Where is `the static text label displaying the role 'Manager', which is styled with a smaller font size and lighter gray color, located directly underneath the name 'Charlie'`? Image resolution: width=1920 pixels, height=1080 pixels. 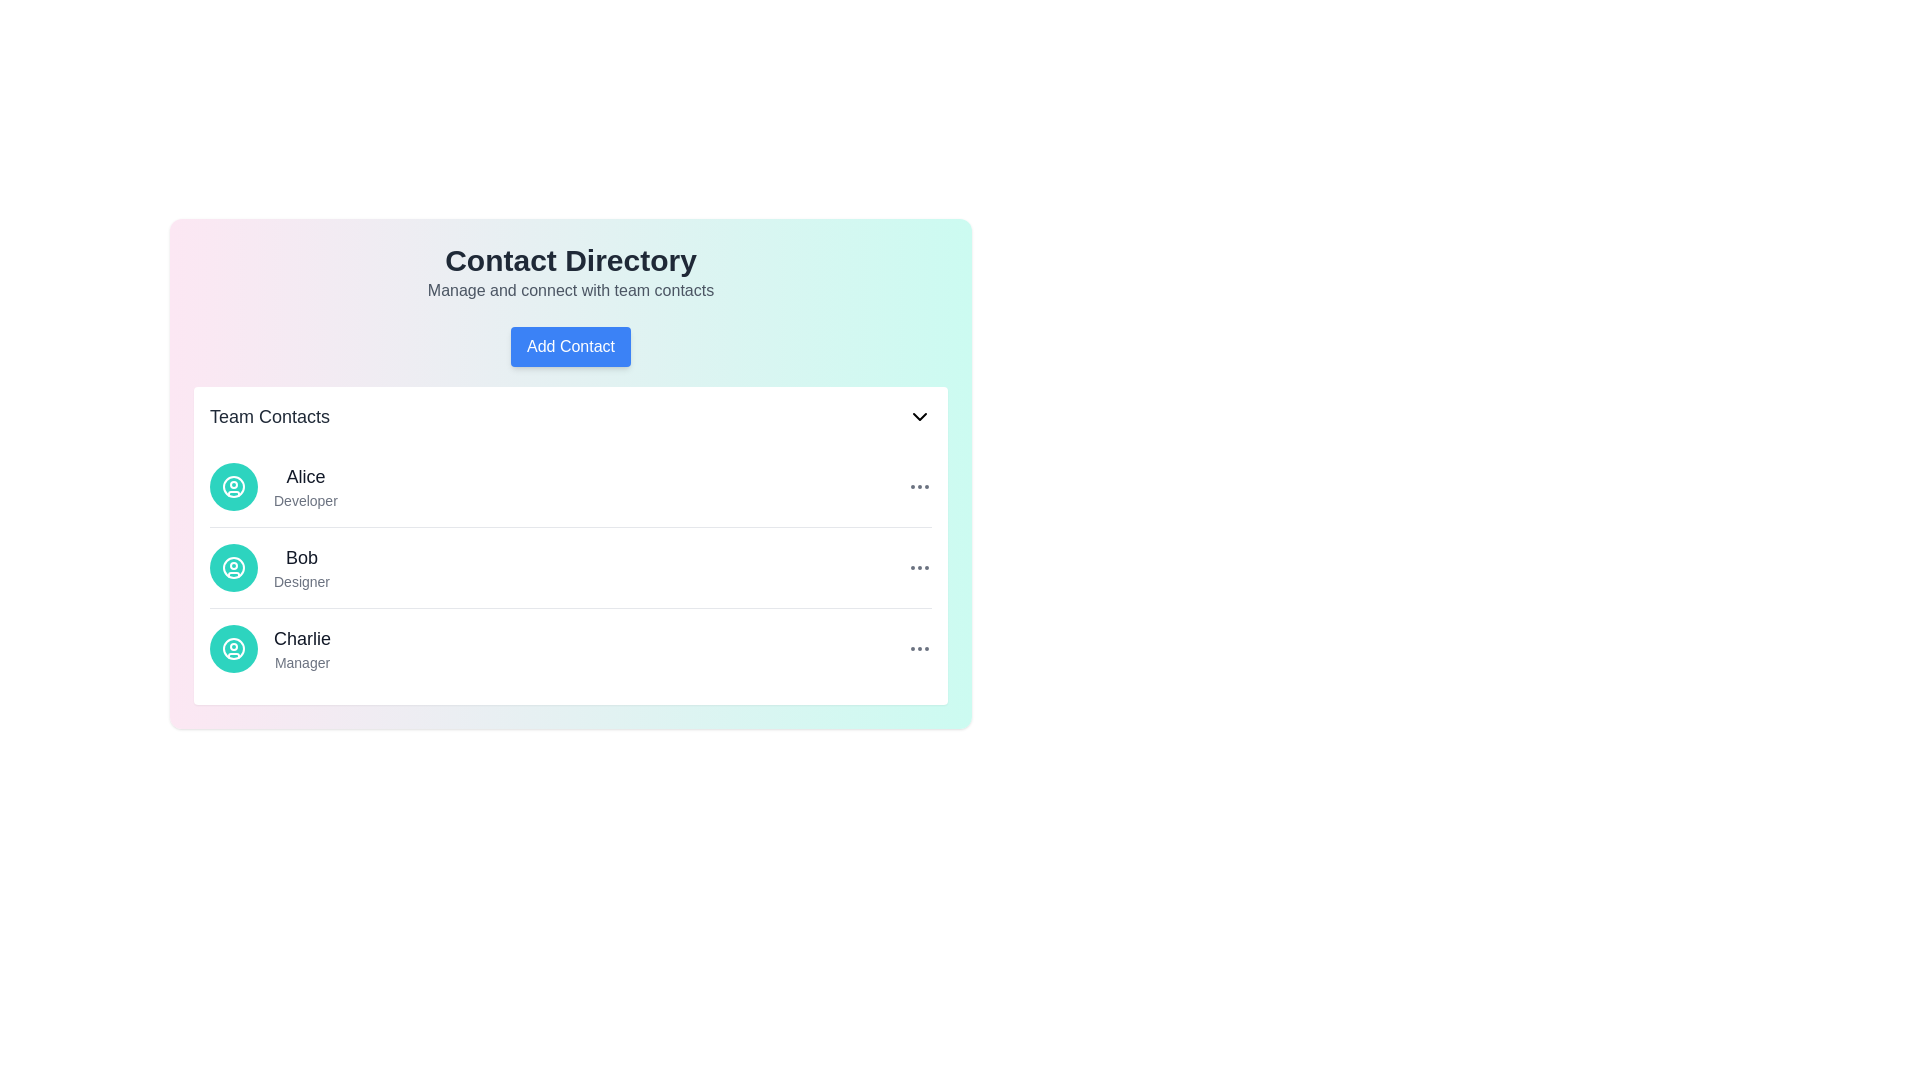 the static text label displaying the role 'Manager', which is styled with a smaller font size and lighter gray color, located directly underneath the name 'Charlie' is located at coordinates (301, 663).